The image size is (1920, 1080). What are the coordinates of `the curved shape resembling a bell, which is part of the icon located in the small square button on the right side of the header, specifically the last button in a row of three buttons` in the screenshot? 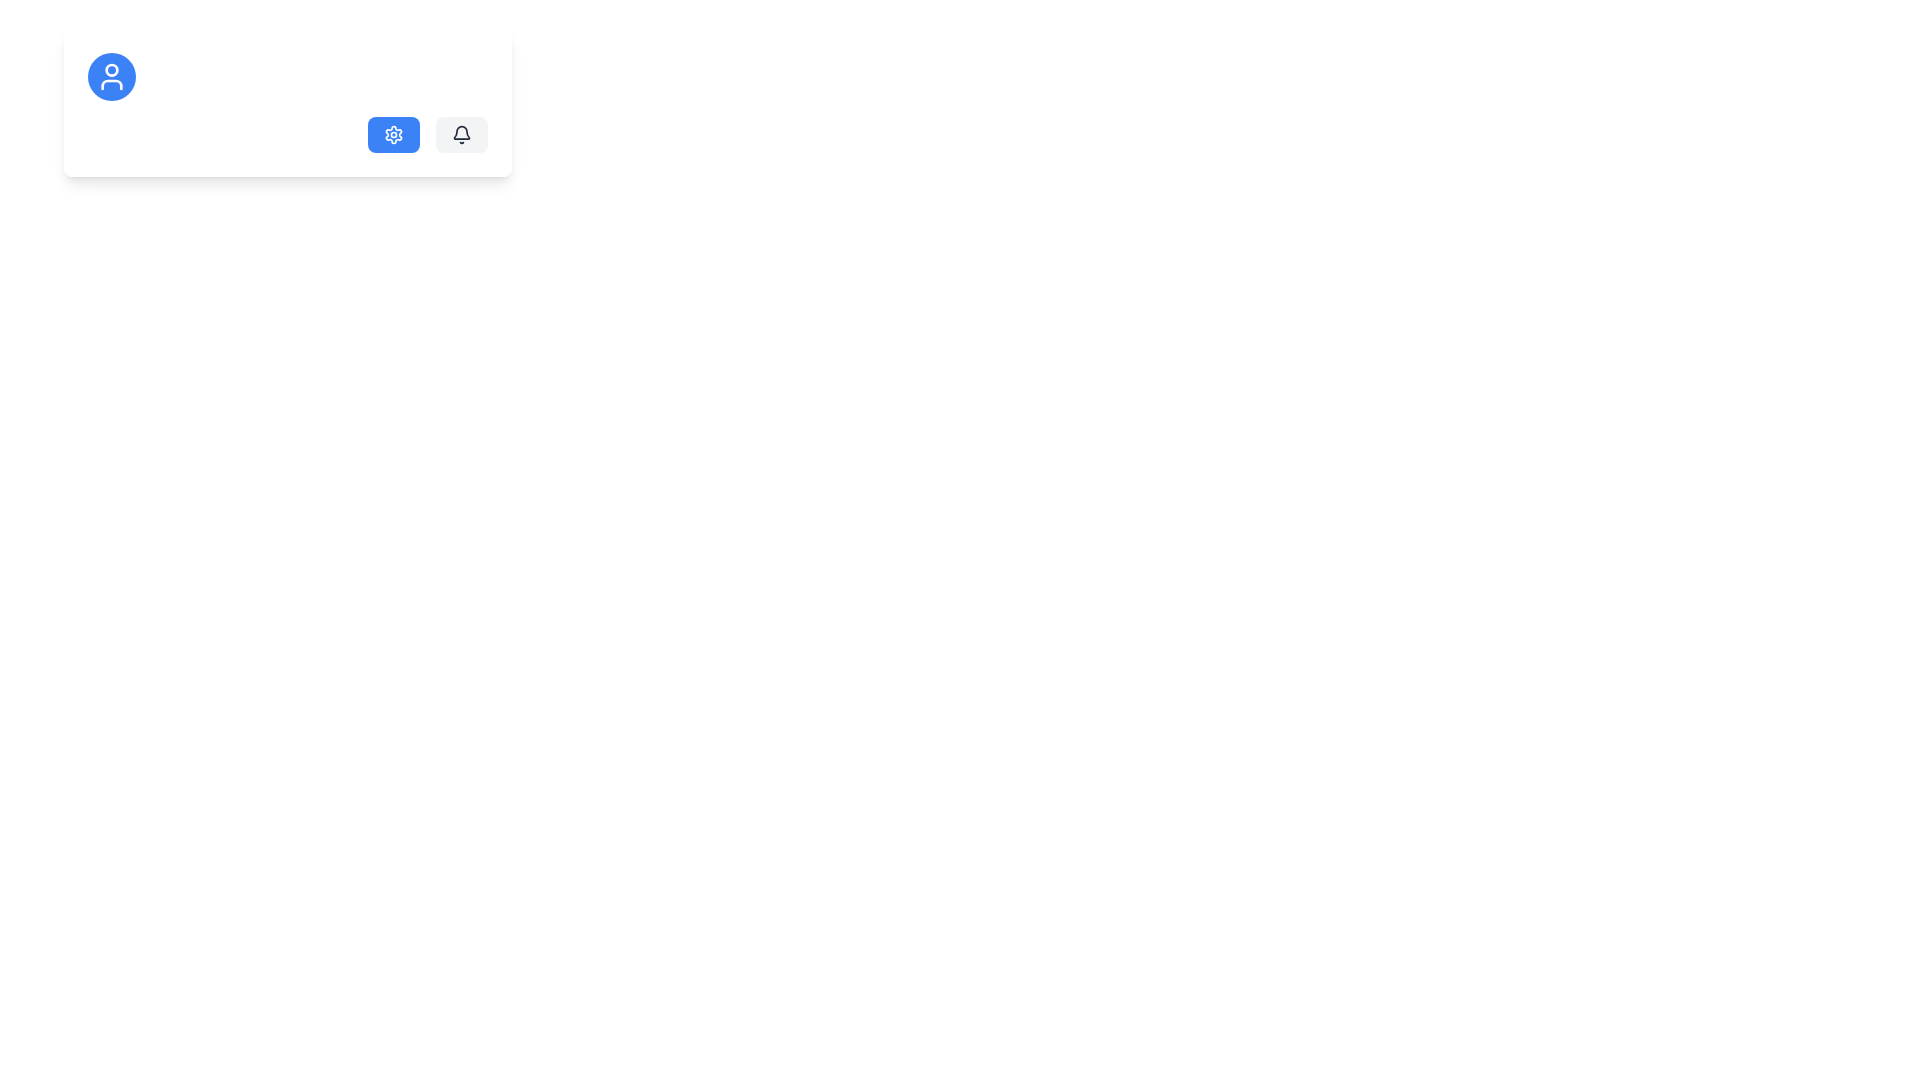 It's located at (460, 132).